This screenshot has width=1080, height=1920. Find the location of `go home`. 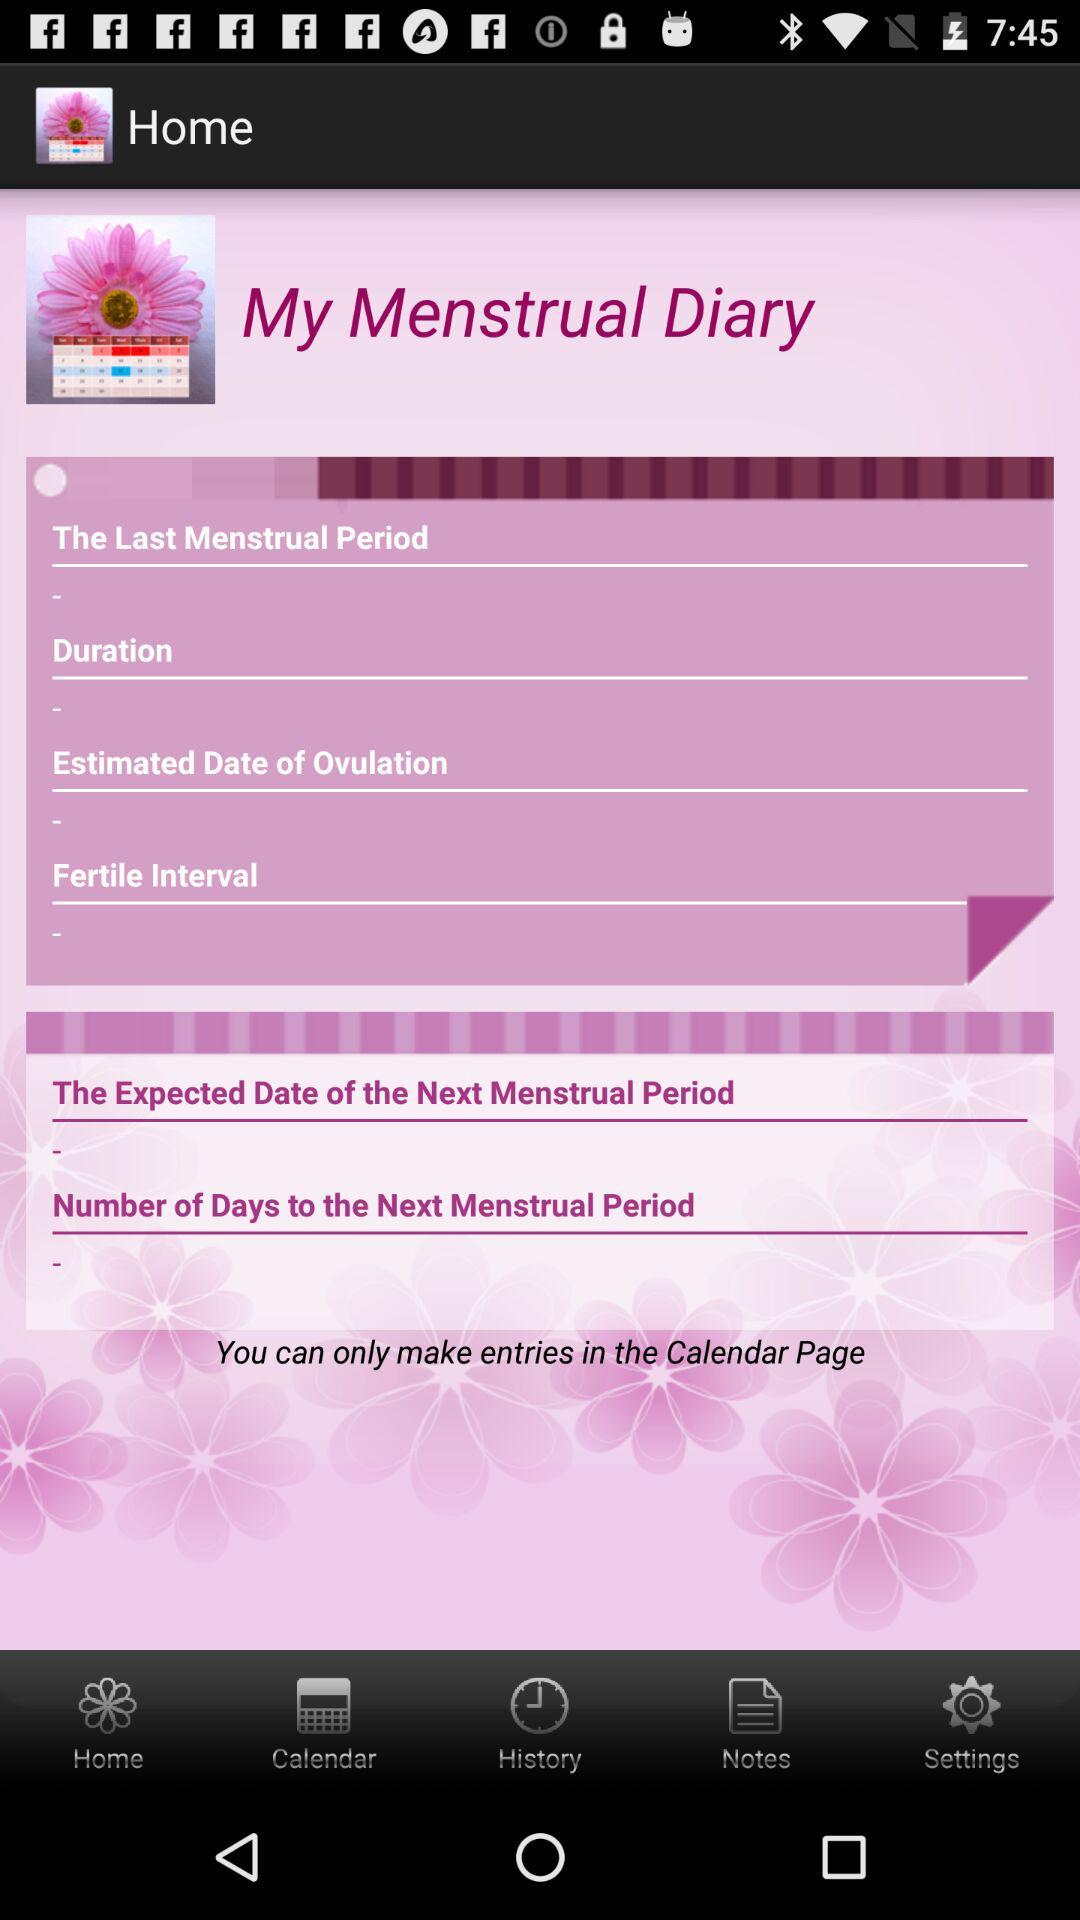

go home is located at coordinates (108, 1721).